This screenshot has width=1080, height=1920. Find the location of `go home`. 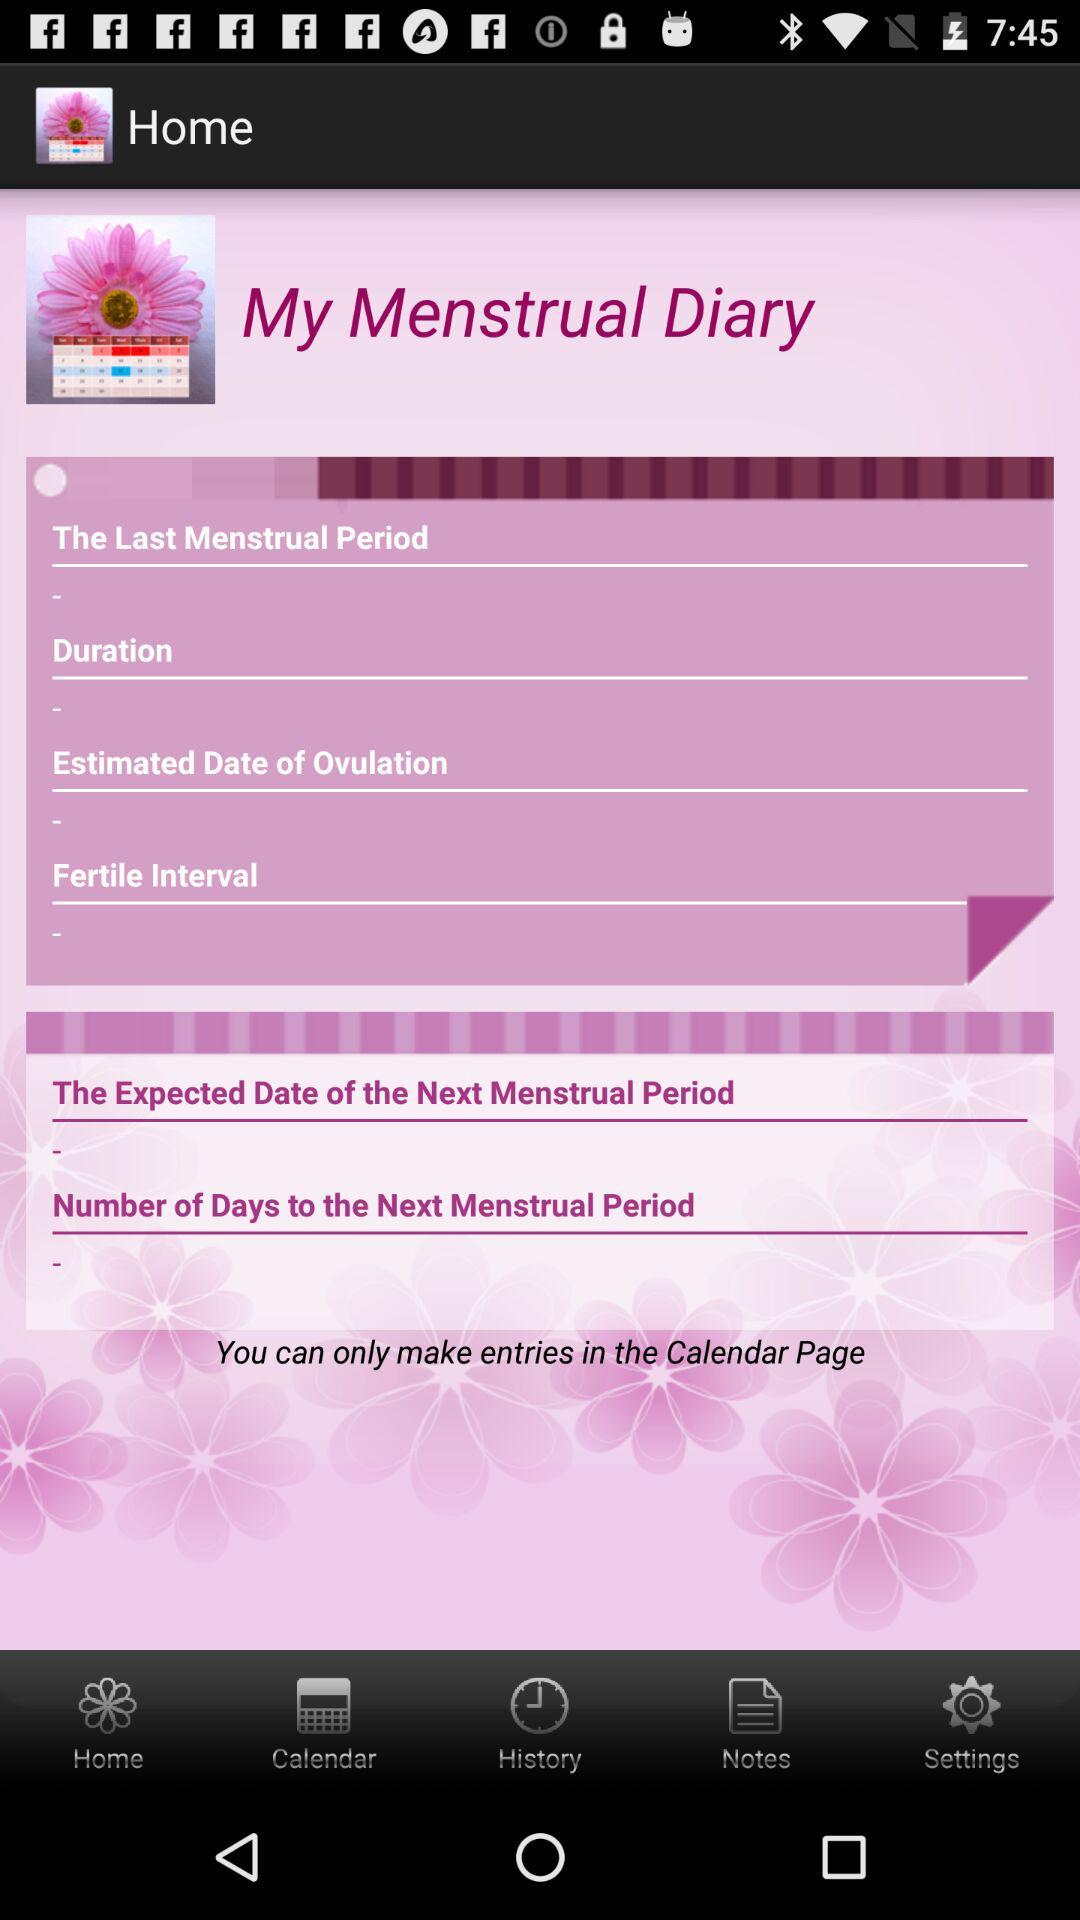

go home is located at coordinates (108, 1721).